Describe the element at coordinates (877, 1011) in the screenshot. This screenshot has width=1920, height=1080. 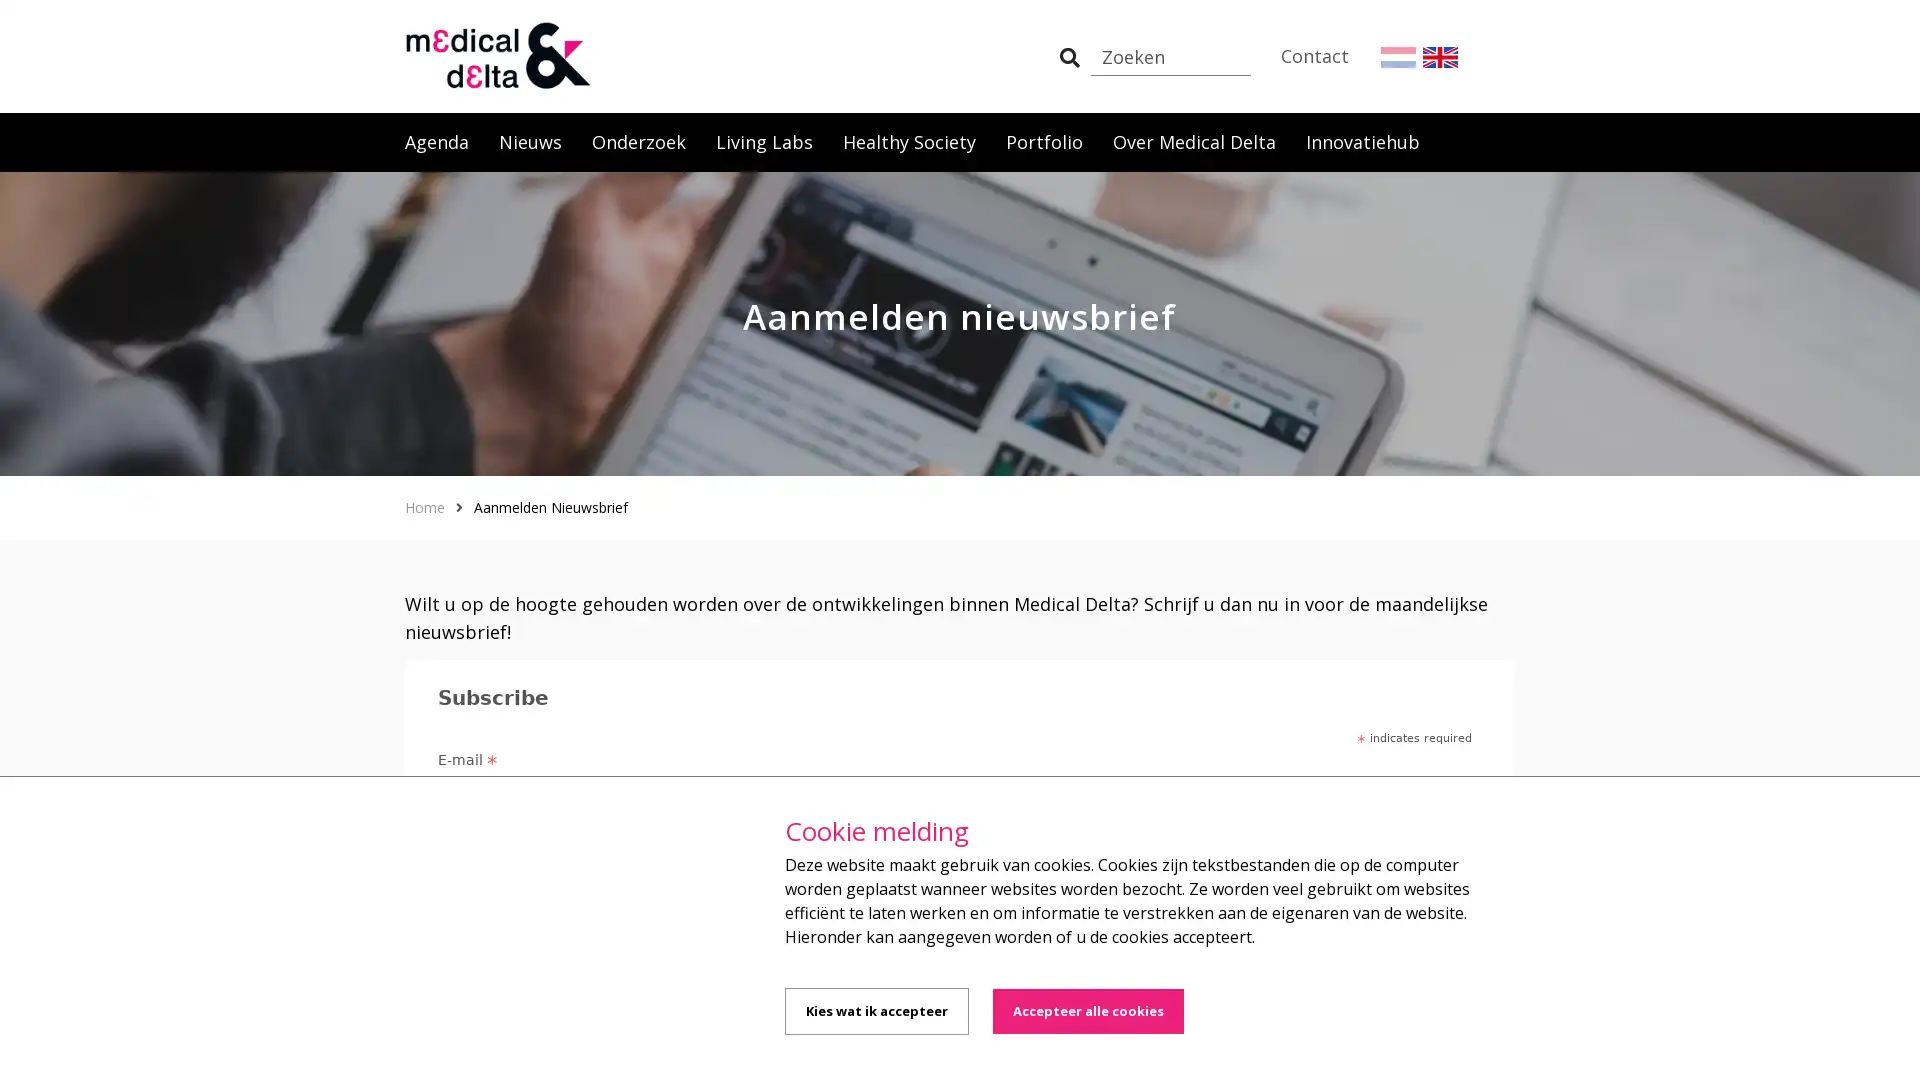
I see `Kies wat ik accepteer` at that location.